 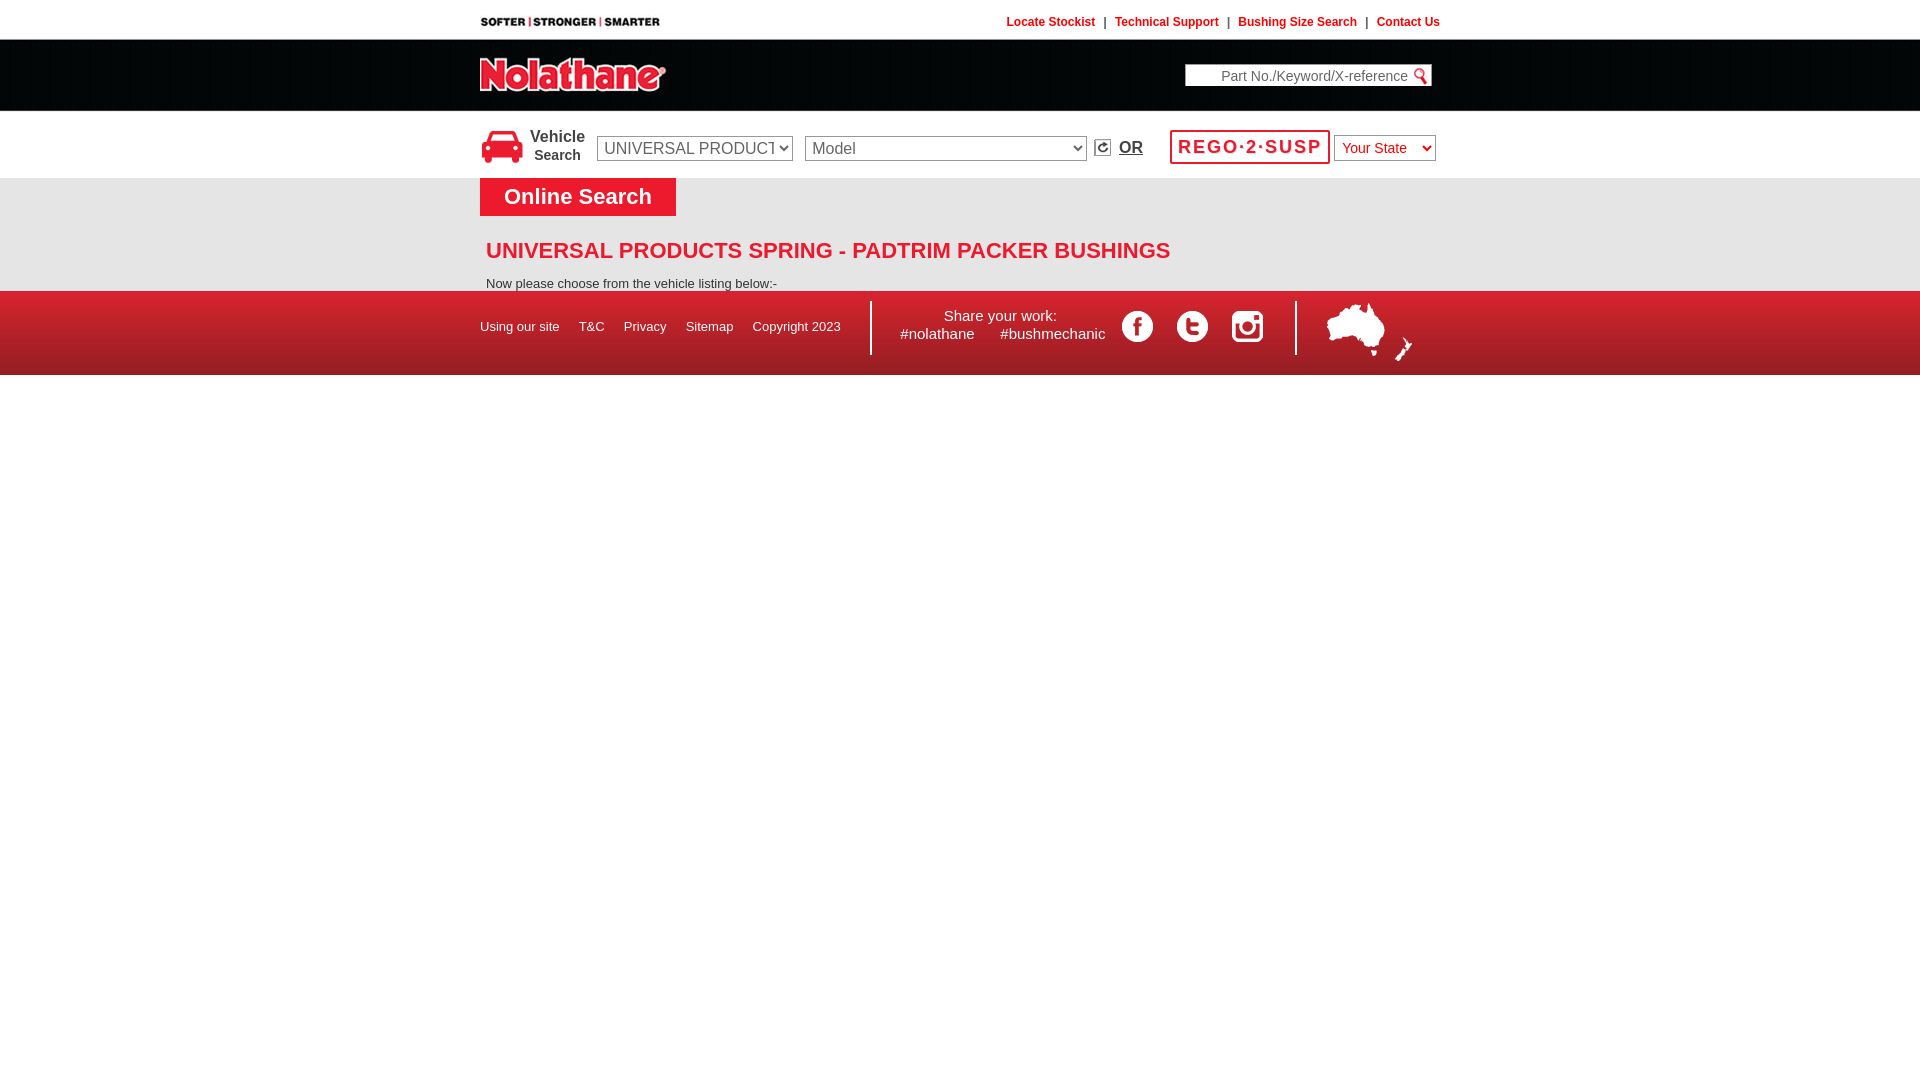 What do you see at coordinates (590, 325) in the screenshot?
I see `'T&C'` at bounding box center [590, 325].